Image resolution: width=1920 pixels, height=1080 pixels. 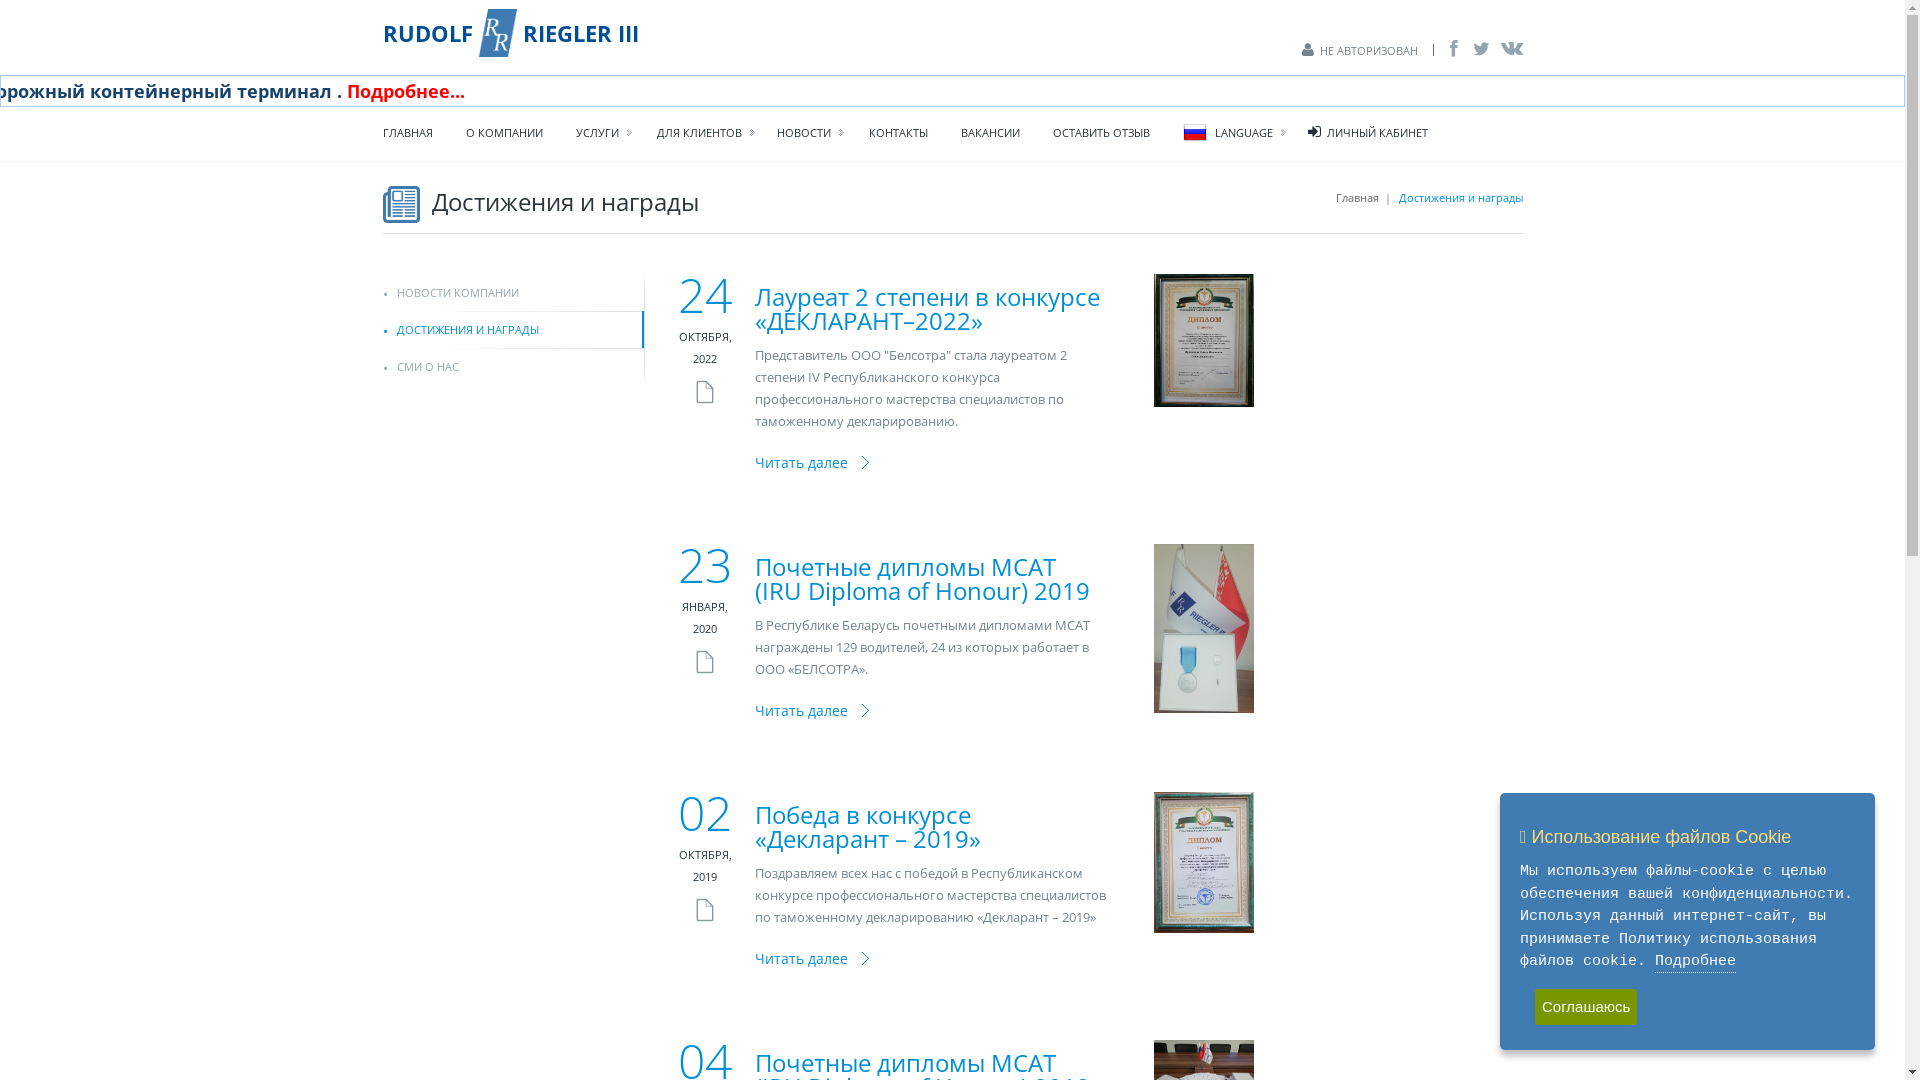 I want to click on 'RUDOLF RIEGLER III', so click(x=509, y=33).